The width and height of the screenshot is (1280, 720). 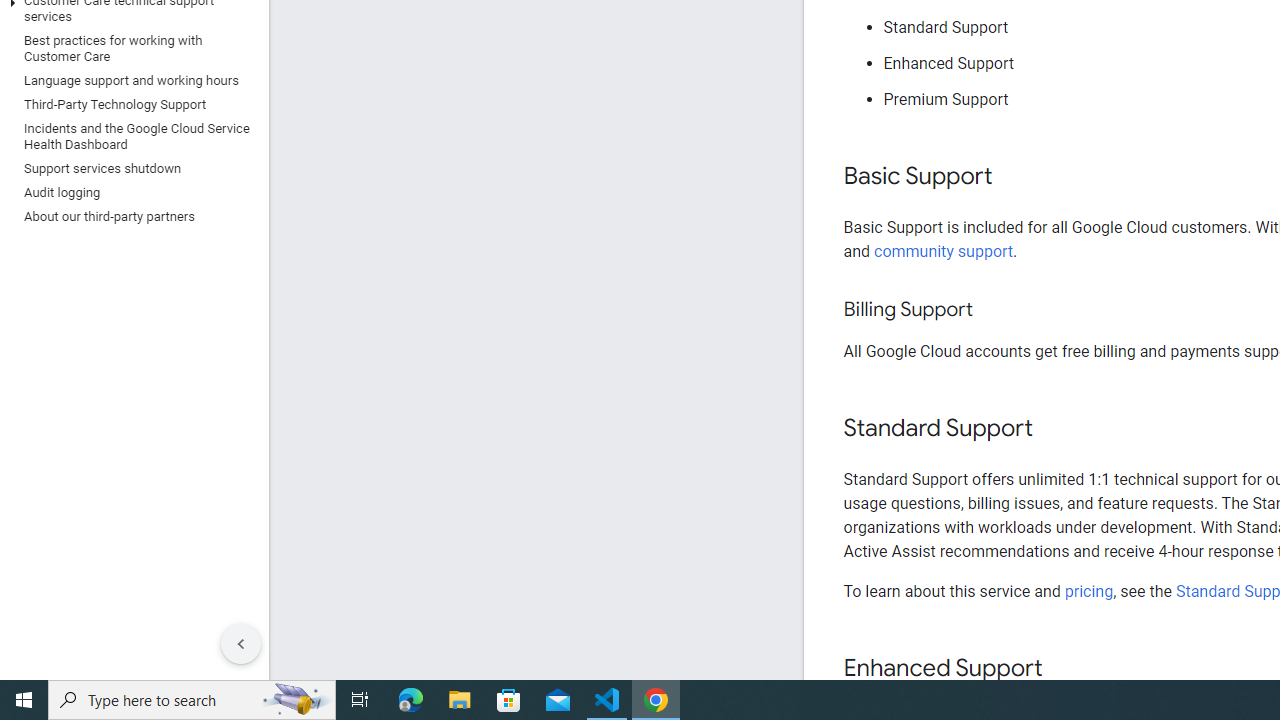 I want to click on 'Copy link to this section: Standard Support', so click(x=1052, y=428).